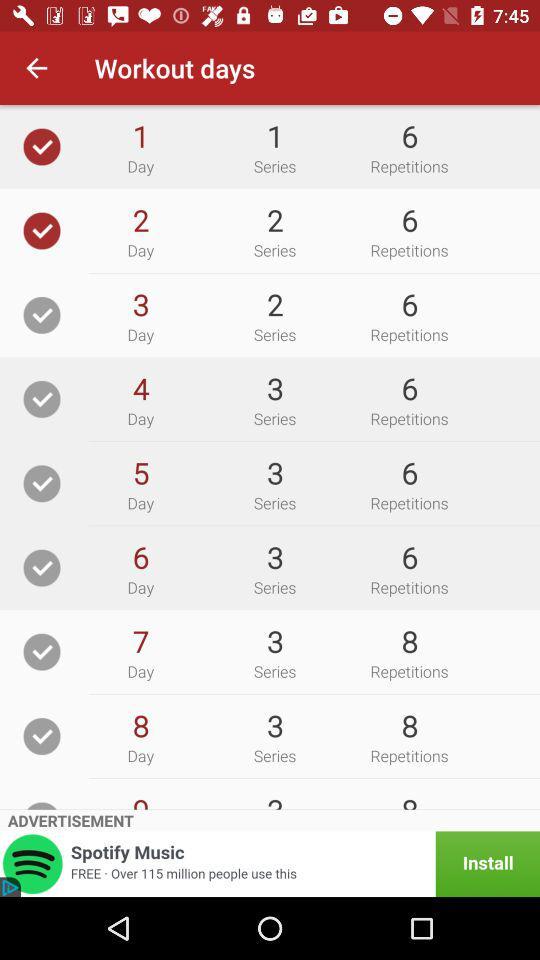 The height and width of the screenshot is (960, 540). What do you see at coordinates (139, 387) in the screenshot?
I see `the 4 item` at bounding box center [139, 387].